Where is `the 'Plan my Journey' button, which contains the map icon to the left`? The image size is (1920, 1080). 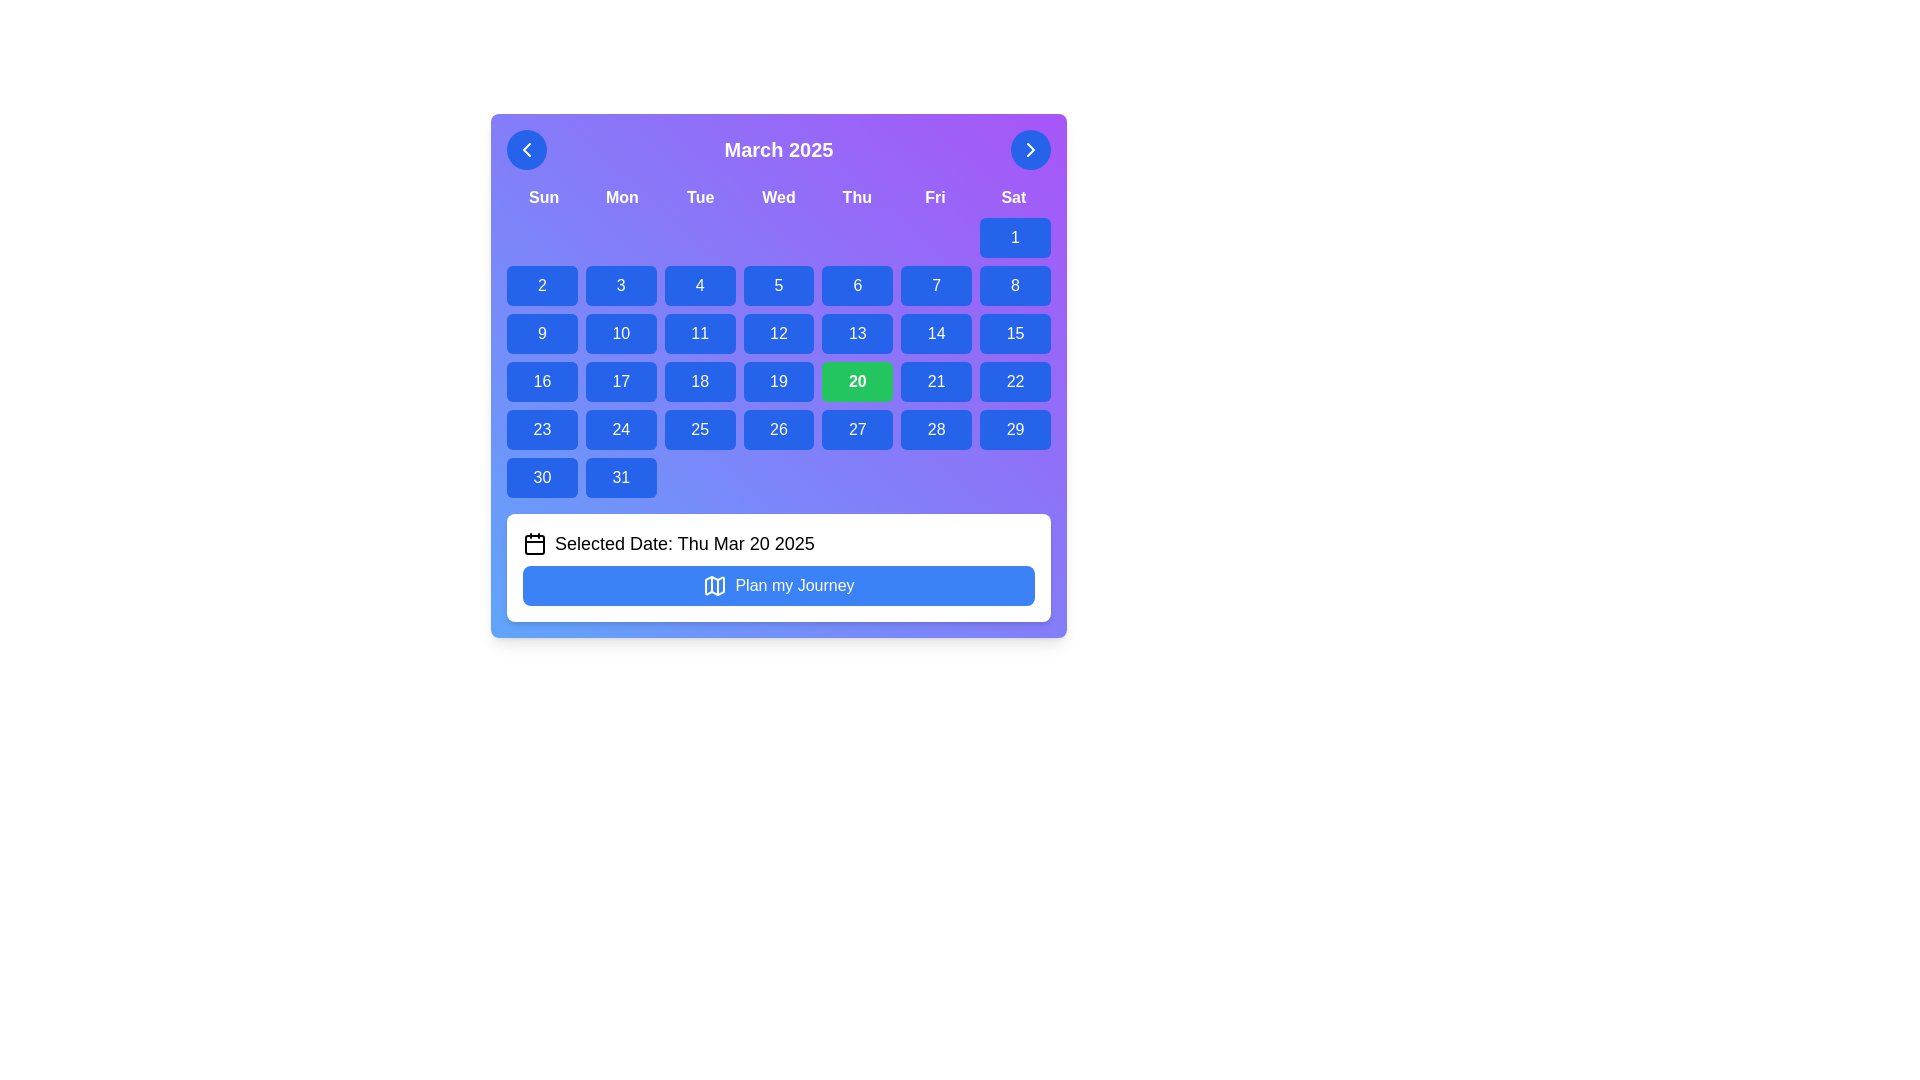 the 'Plan my Journey' button, which contains the map icon to the left is located at coordinates (715, 585).